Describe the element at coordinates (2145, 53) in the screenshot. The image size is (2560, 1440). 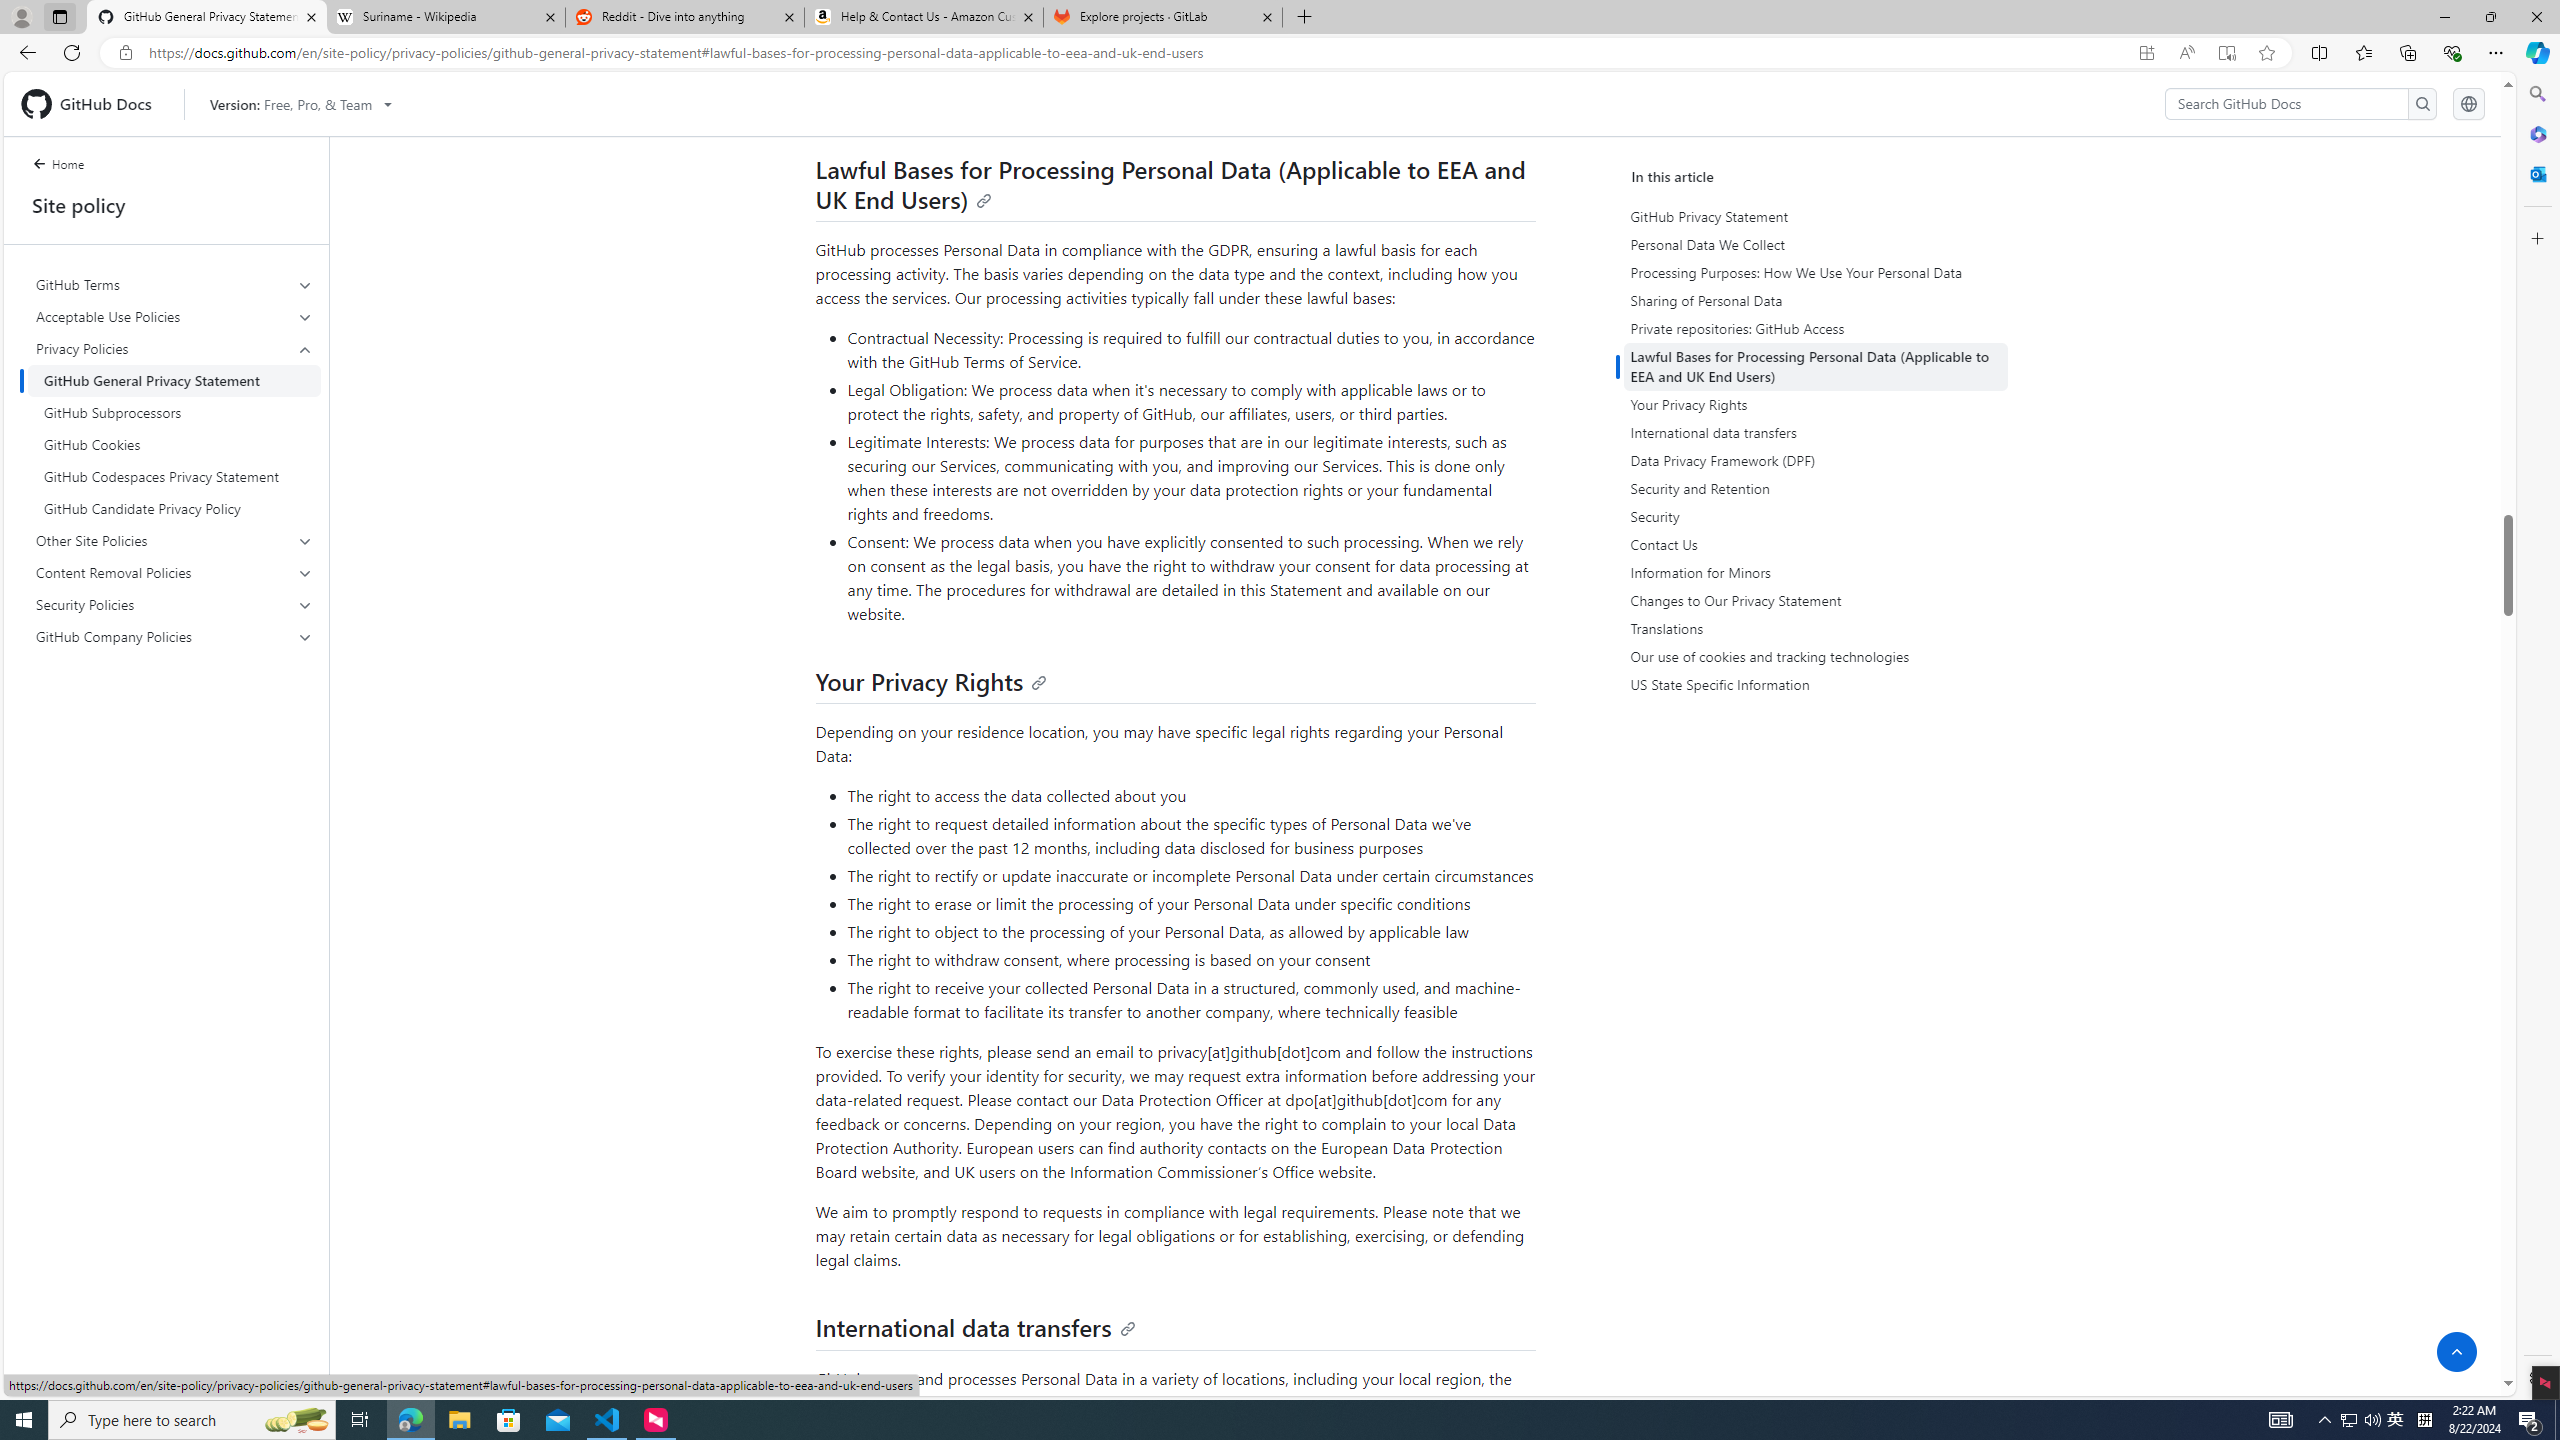
I see `'App available. Install GitHub Docs'` at that location.